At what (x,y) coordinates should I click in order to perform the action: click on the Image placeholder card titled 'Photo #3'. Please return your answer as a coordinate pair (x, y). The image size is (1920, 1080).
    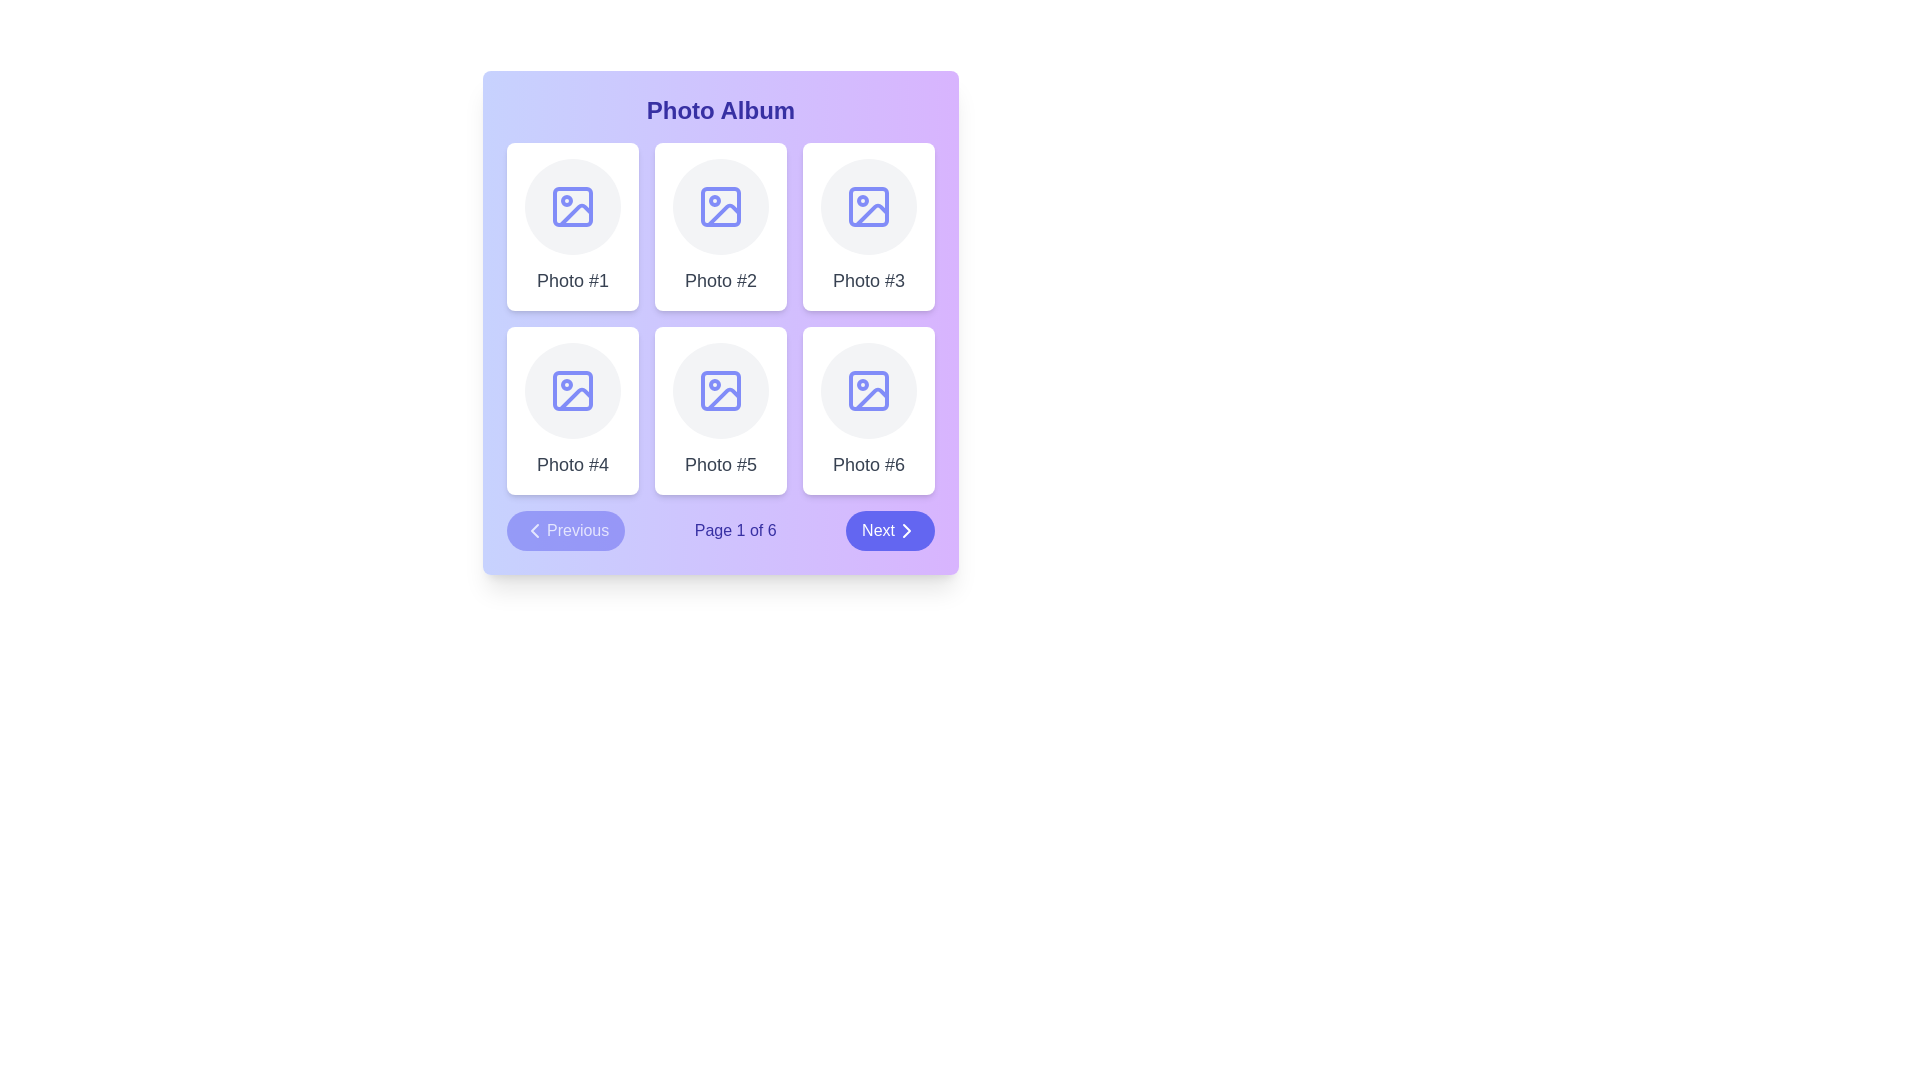
    Looking at the image, I should click on (868, 226).